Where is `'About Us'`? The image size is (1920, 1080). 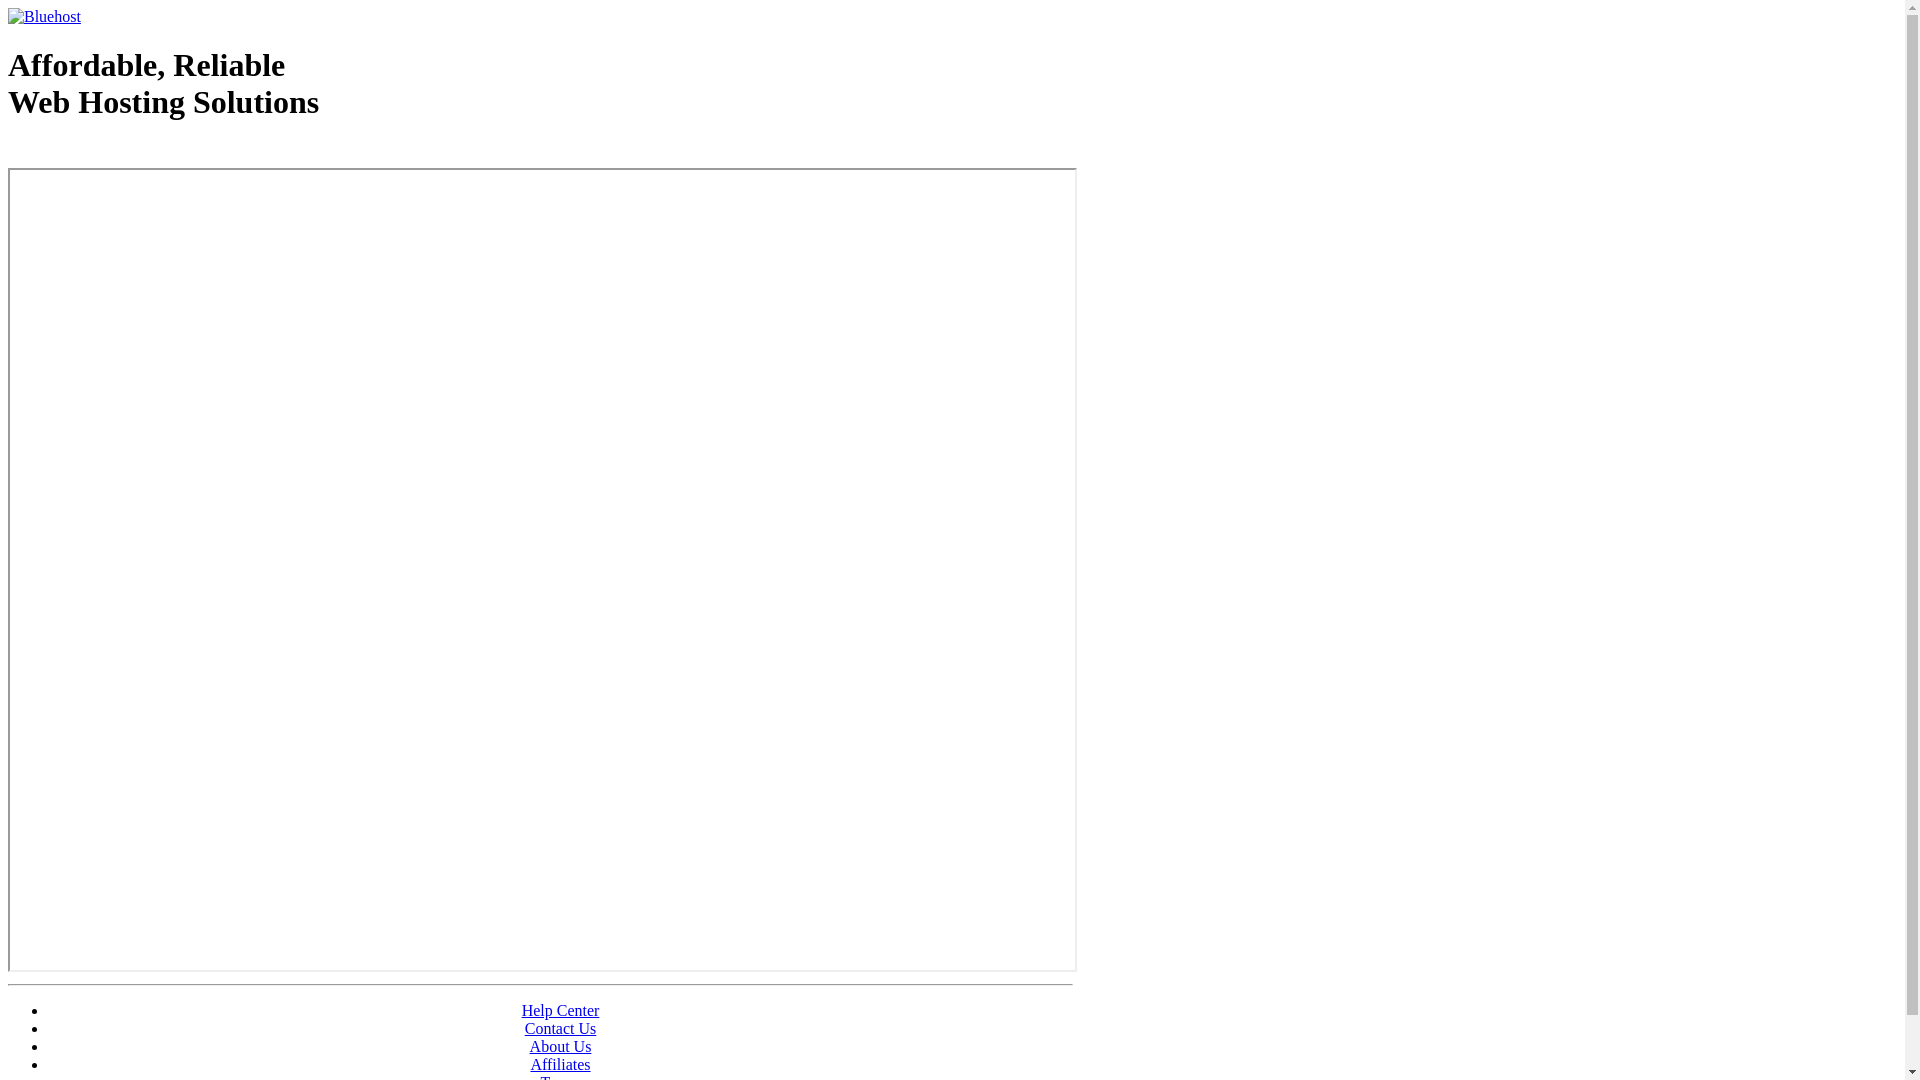
'About Us' is located at coordinates (560, 1045).